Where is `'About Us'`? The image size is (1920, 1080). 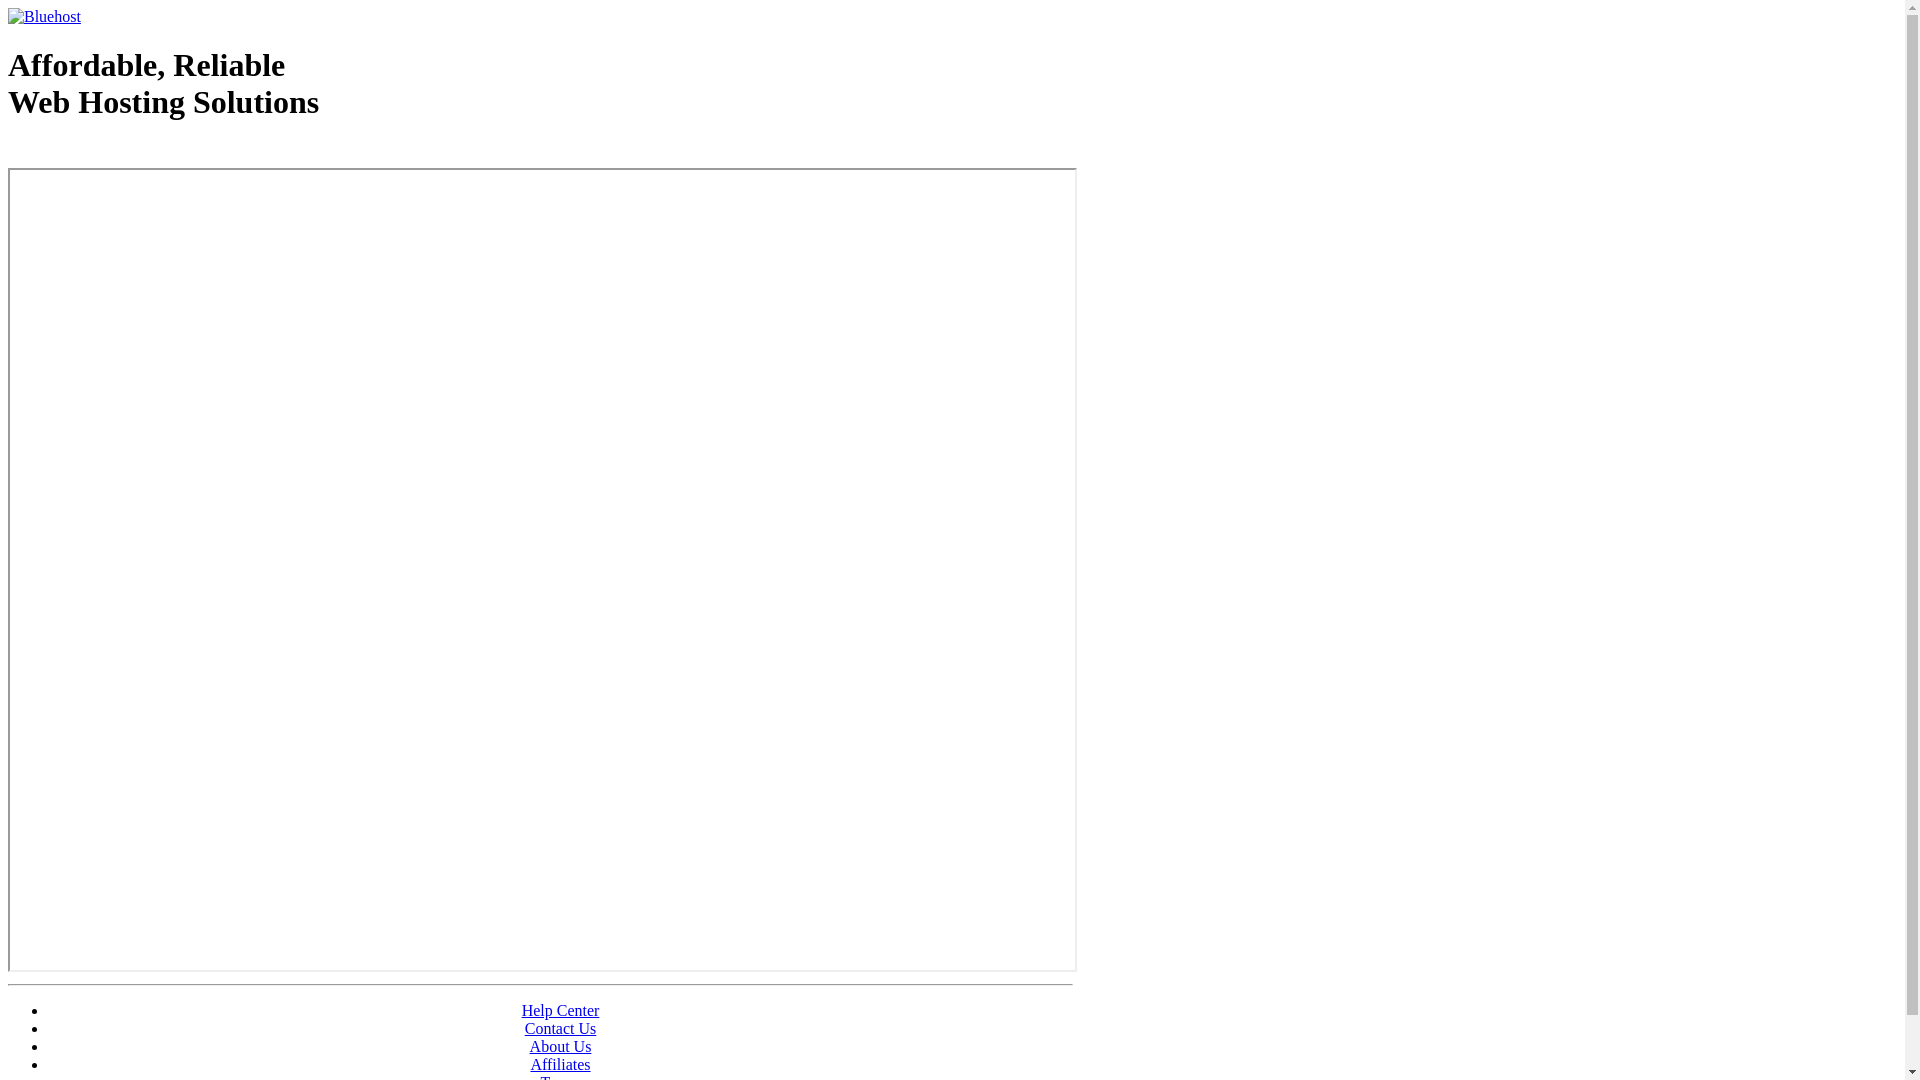
'About Us' is located at coordinates (560, 1045).